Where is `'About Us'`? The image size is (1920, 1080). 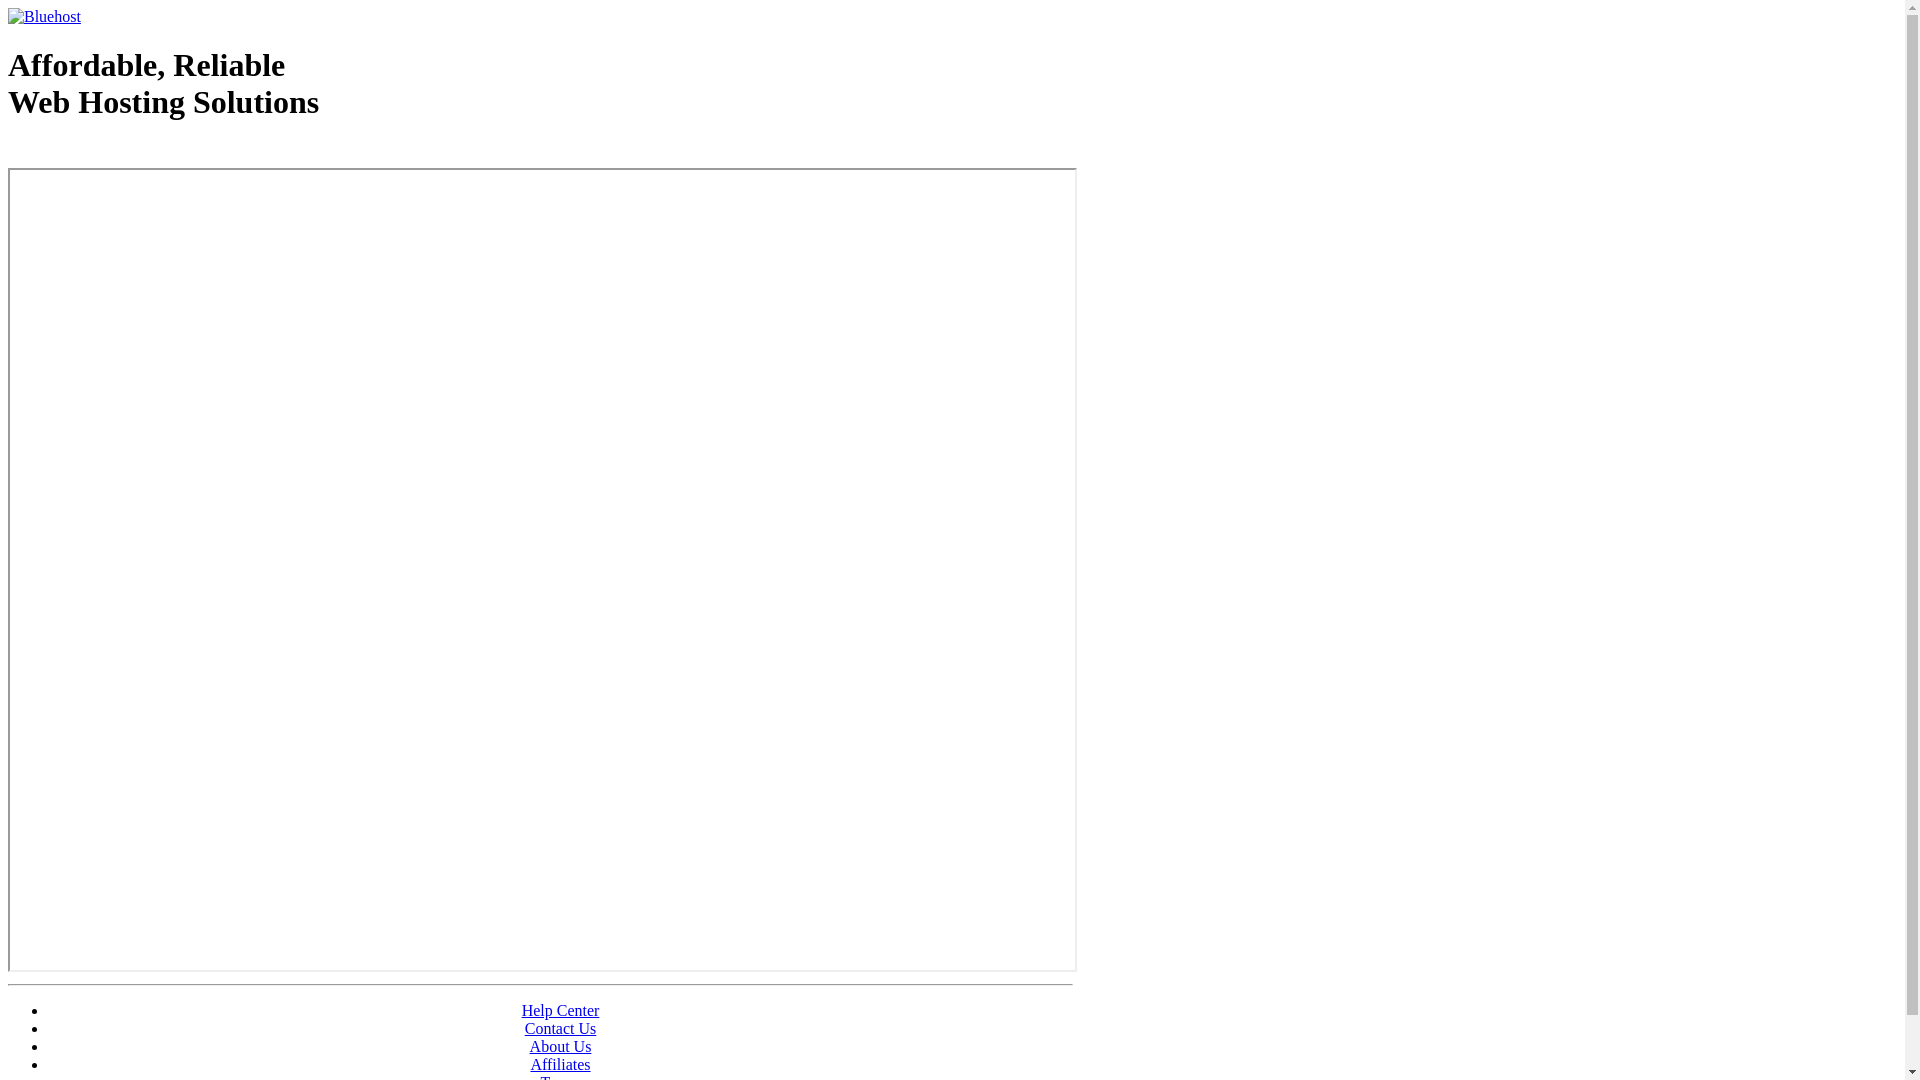
'About Us' is located at coordinates (560, 1045).